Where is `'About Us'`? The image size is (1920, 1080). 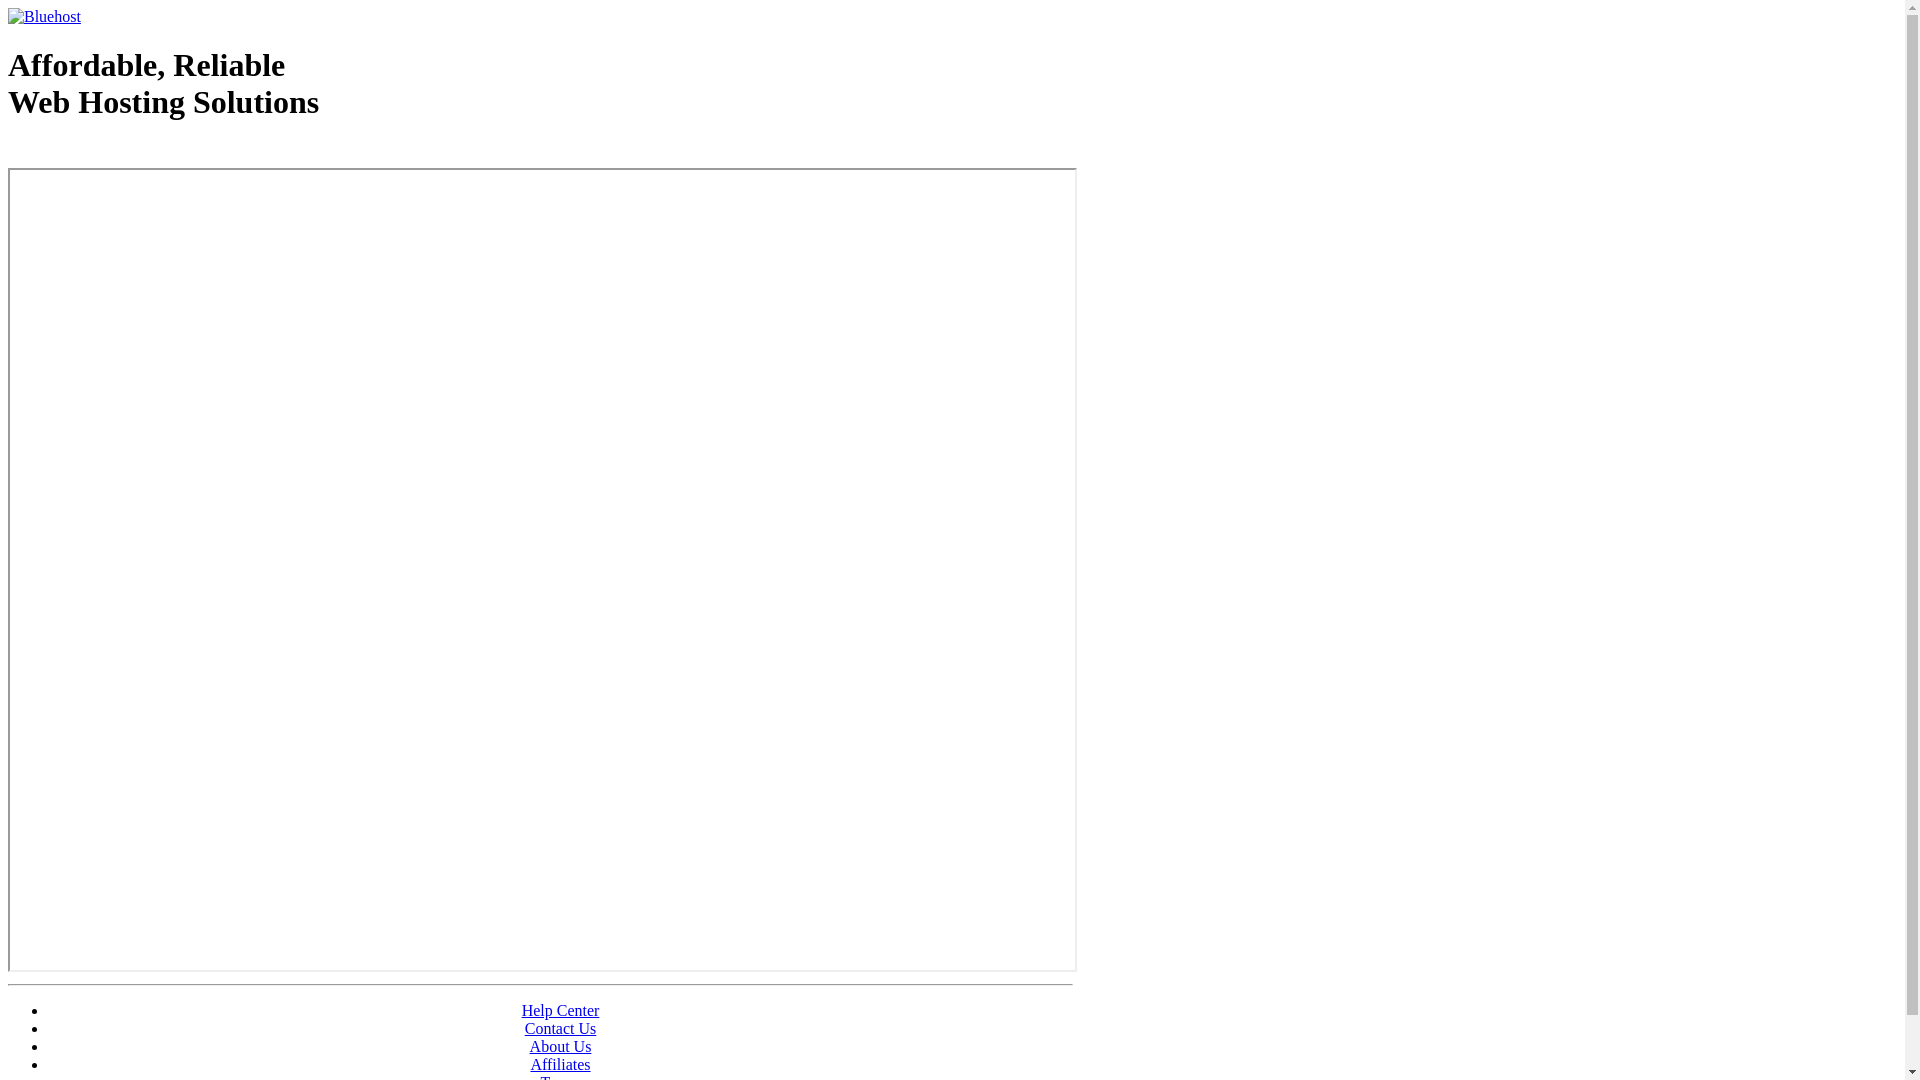
'About Us' is located at coordinates (560, 1045).